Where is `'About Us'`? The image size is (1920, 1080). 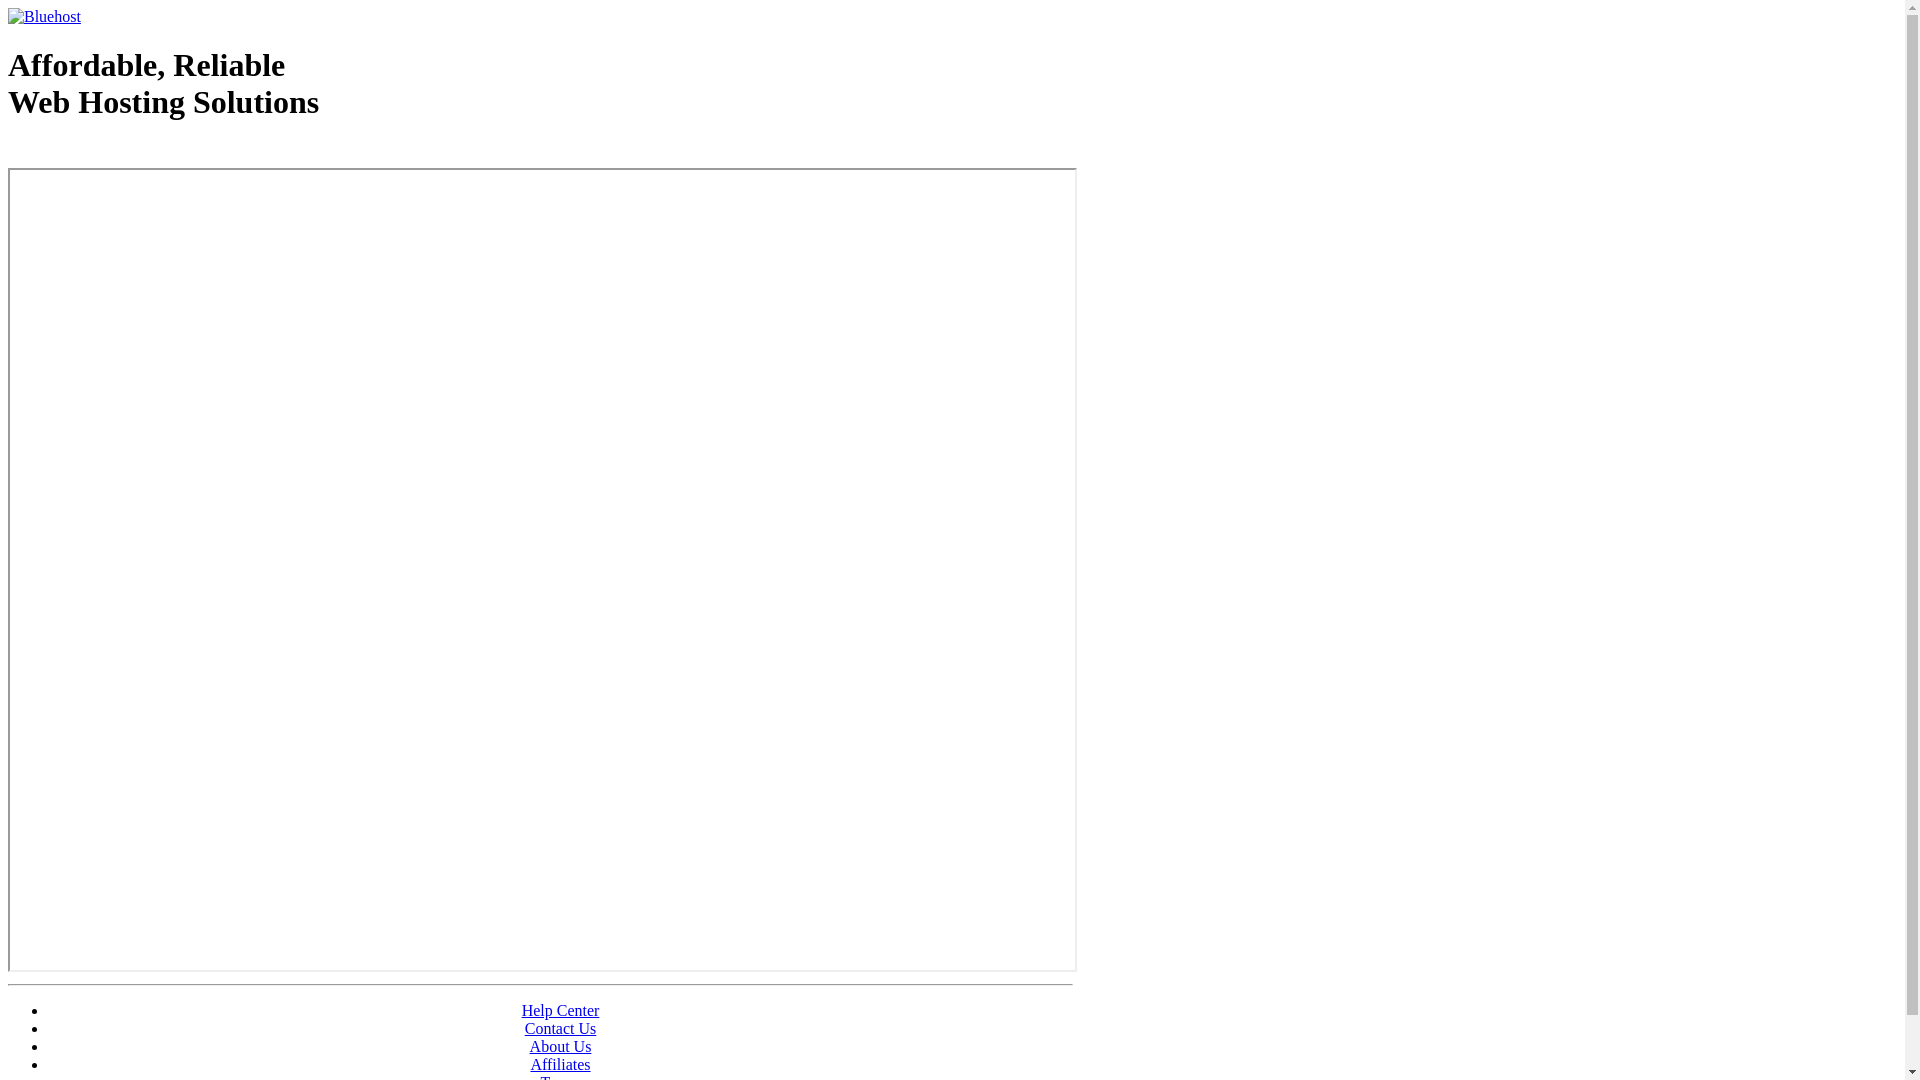
'About Us' is located at coordinates (560, 1045).